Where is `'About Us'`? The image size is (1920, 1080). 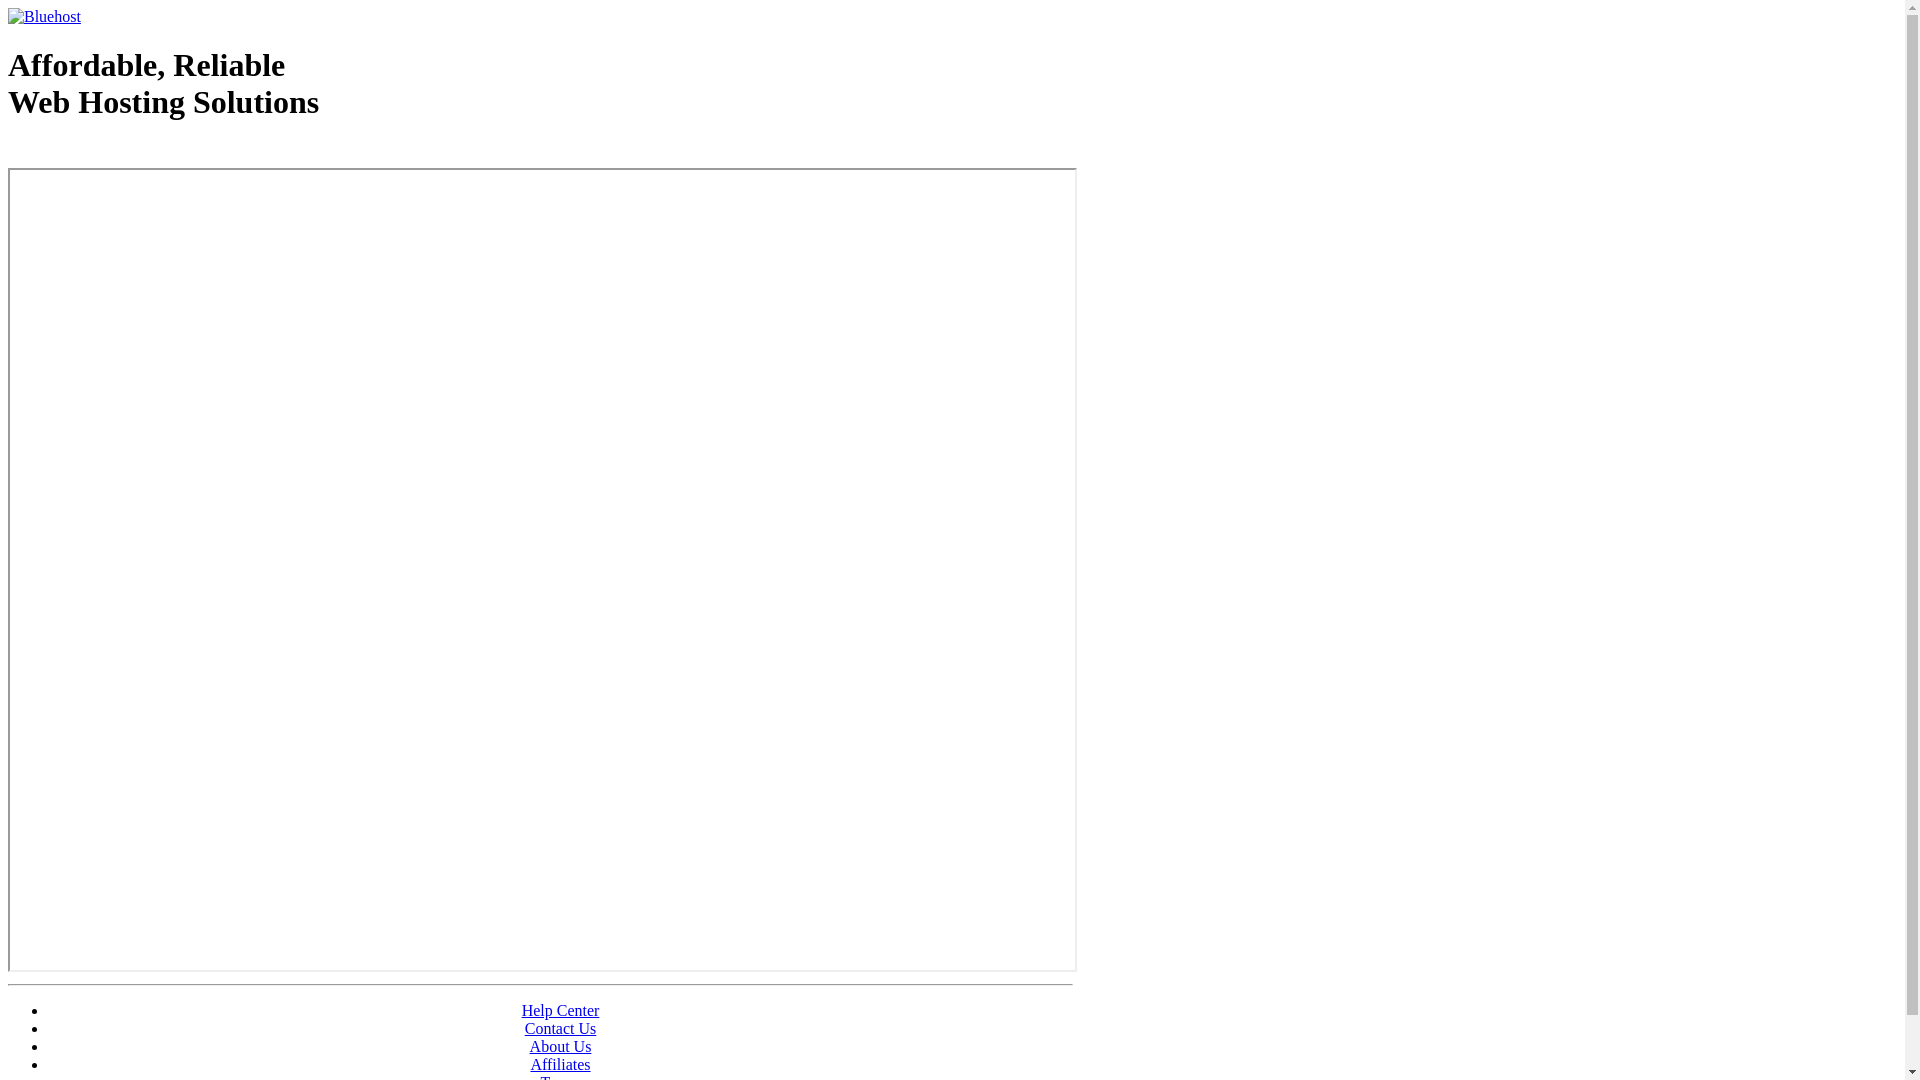
'About Us' is located at coordinates (560, 1045).